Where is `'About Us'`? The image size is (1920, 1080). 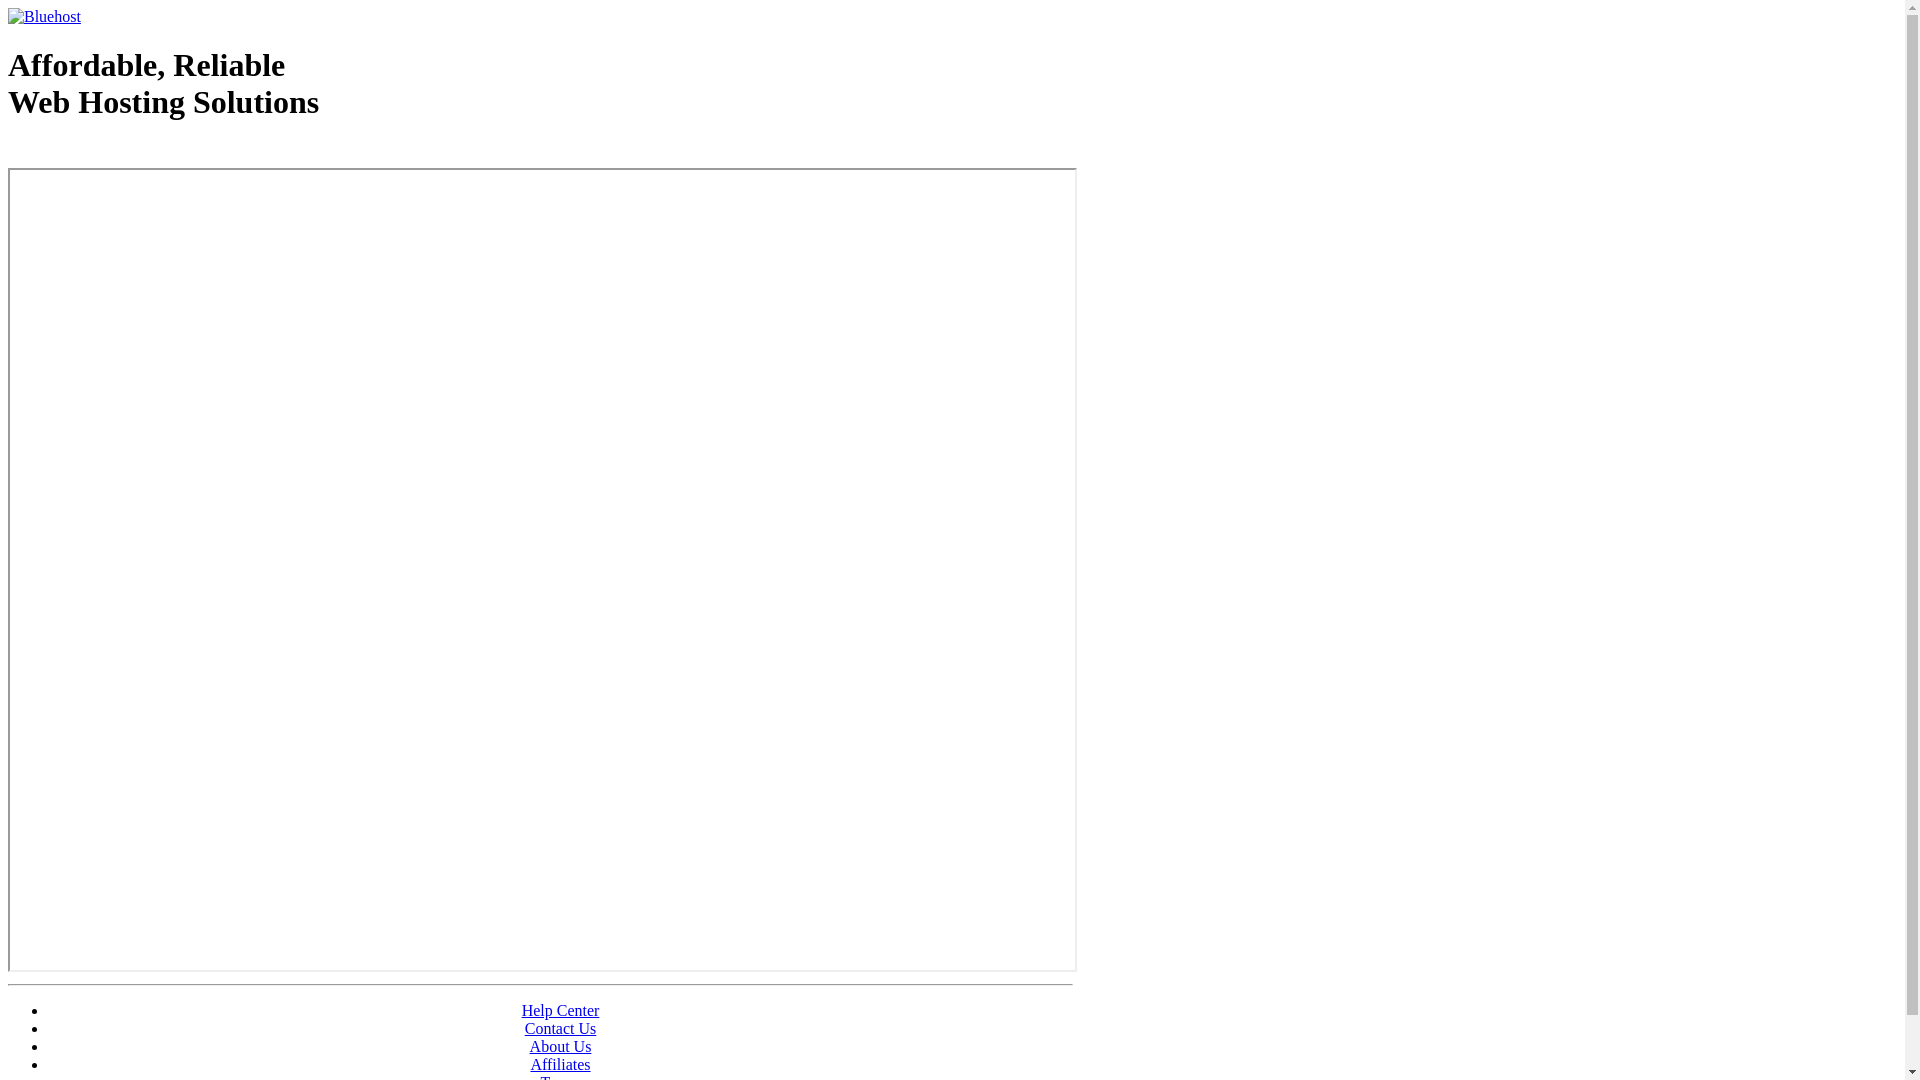
'About Us' is located at coordinates (560, 1045).